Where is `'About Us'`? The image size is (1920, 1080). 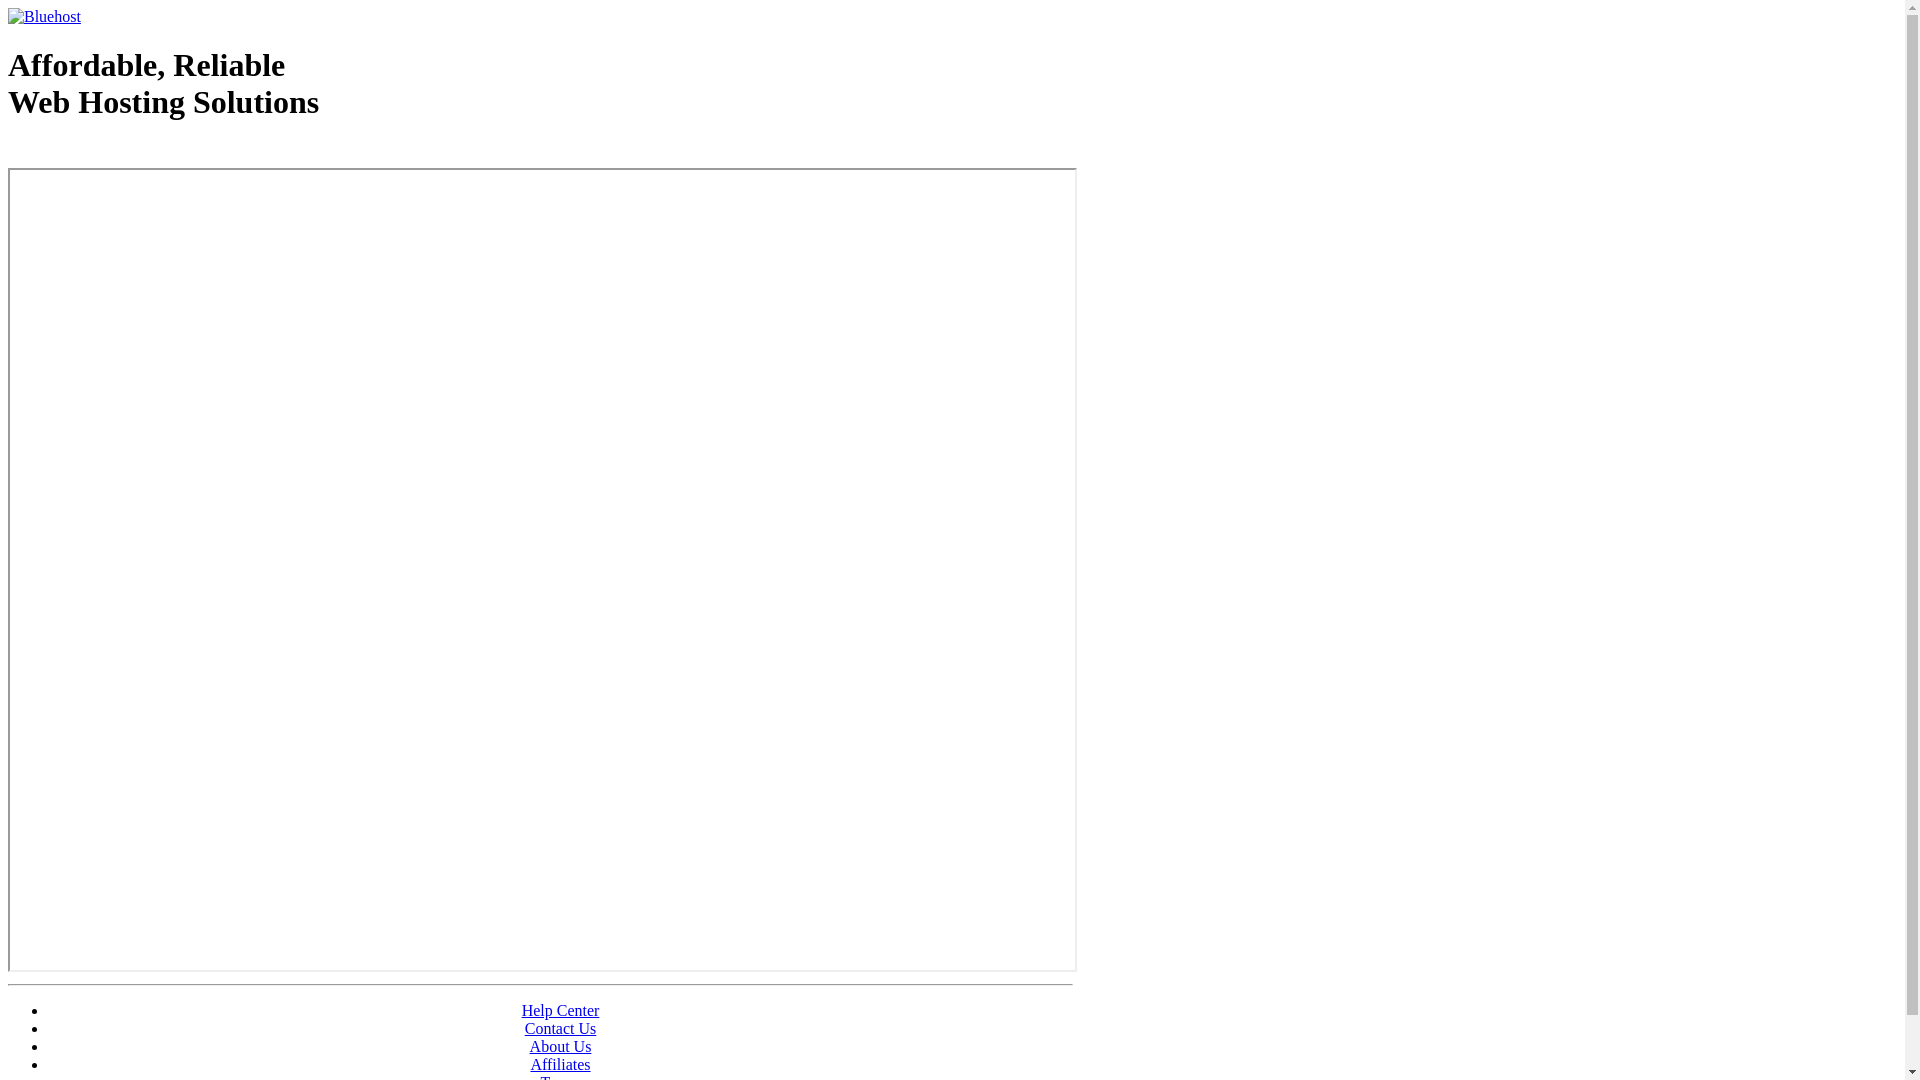
'About Us' is located at coordinates (560, 1045).